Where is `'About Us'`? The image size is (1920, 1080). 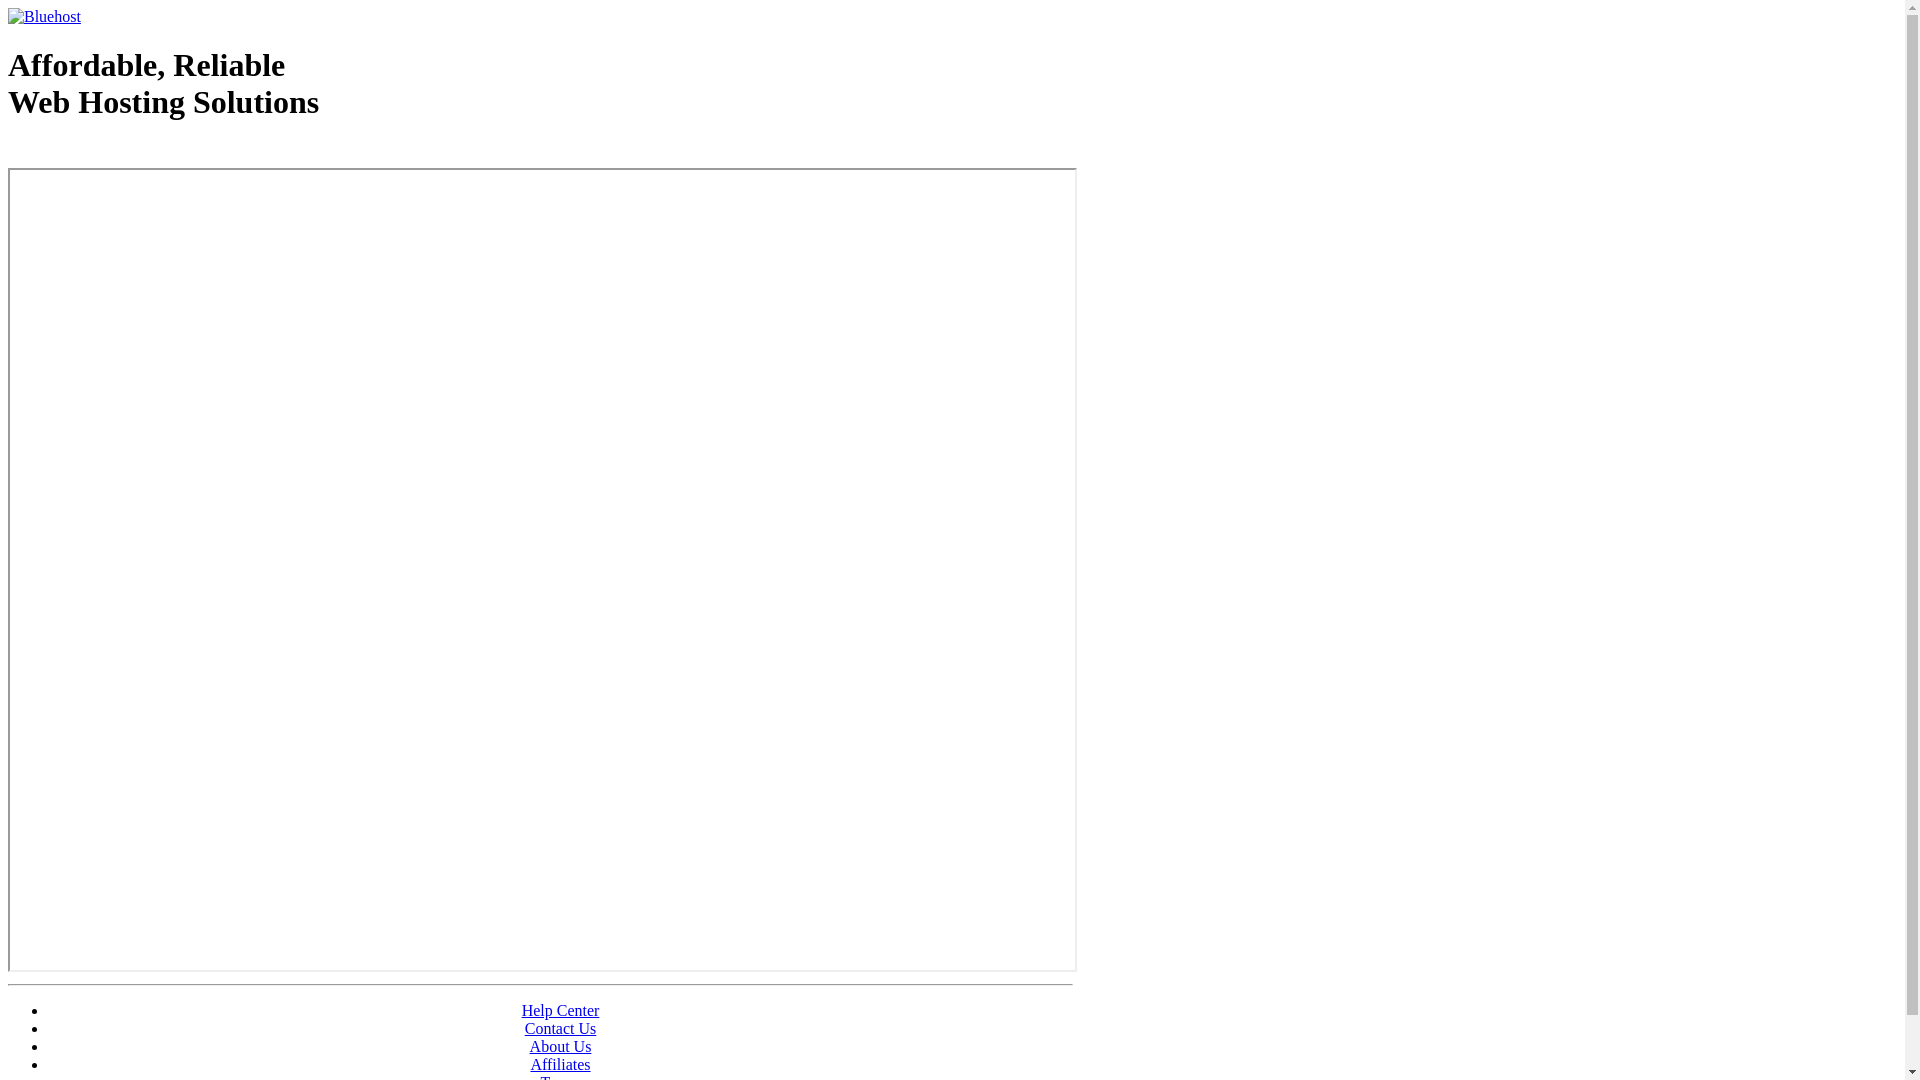
'About Us' is located at coordinates (560, 1045).